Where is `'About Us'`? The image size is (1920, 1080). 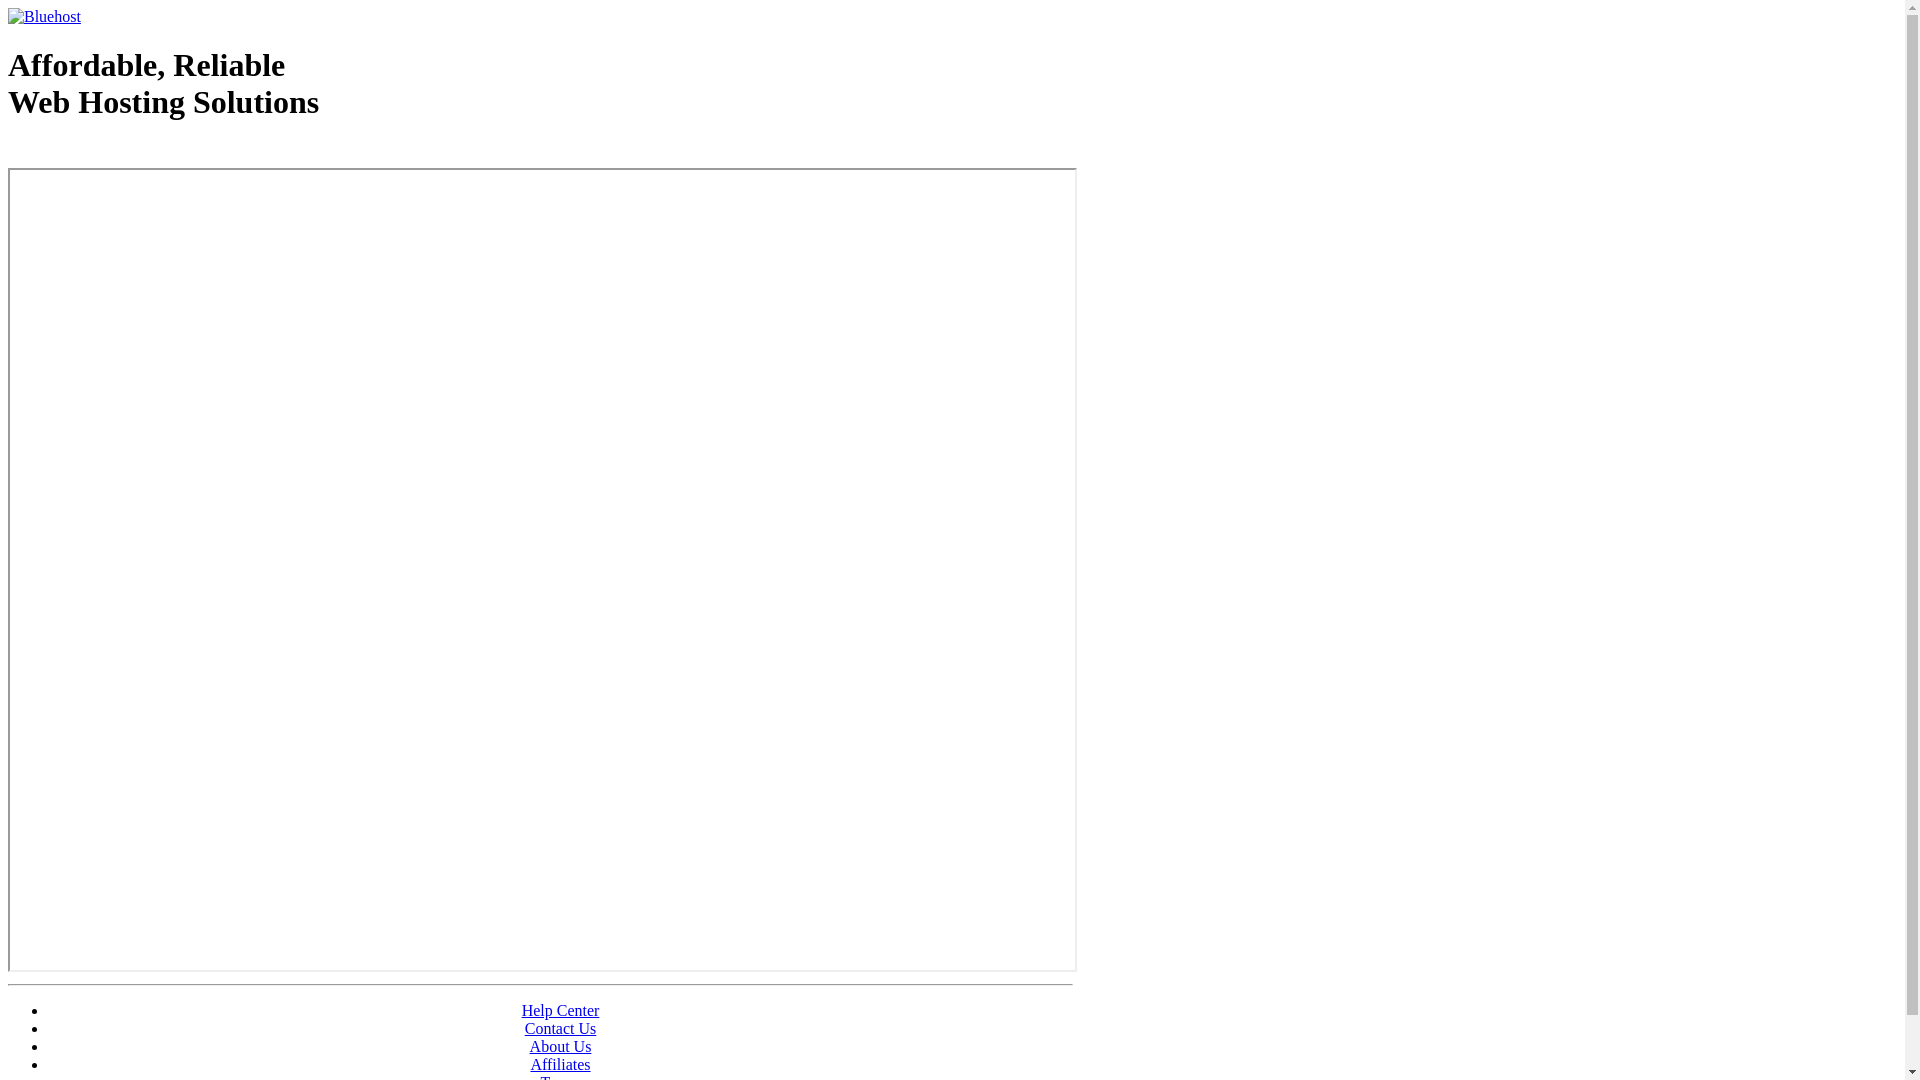
'About Us' is located at coordinates (560, 1045).